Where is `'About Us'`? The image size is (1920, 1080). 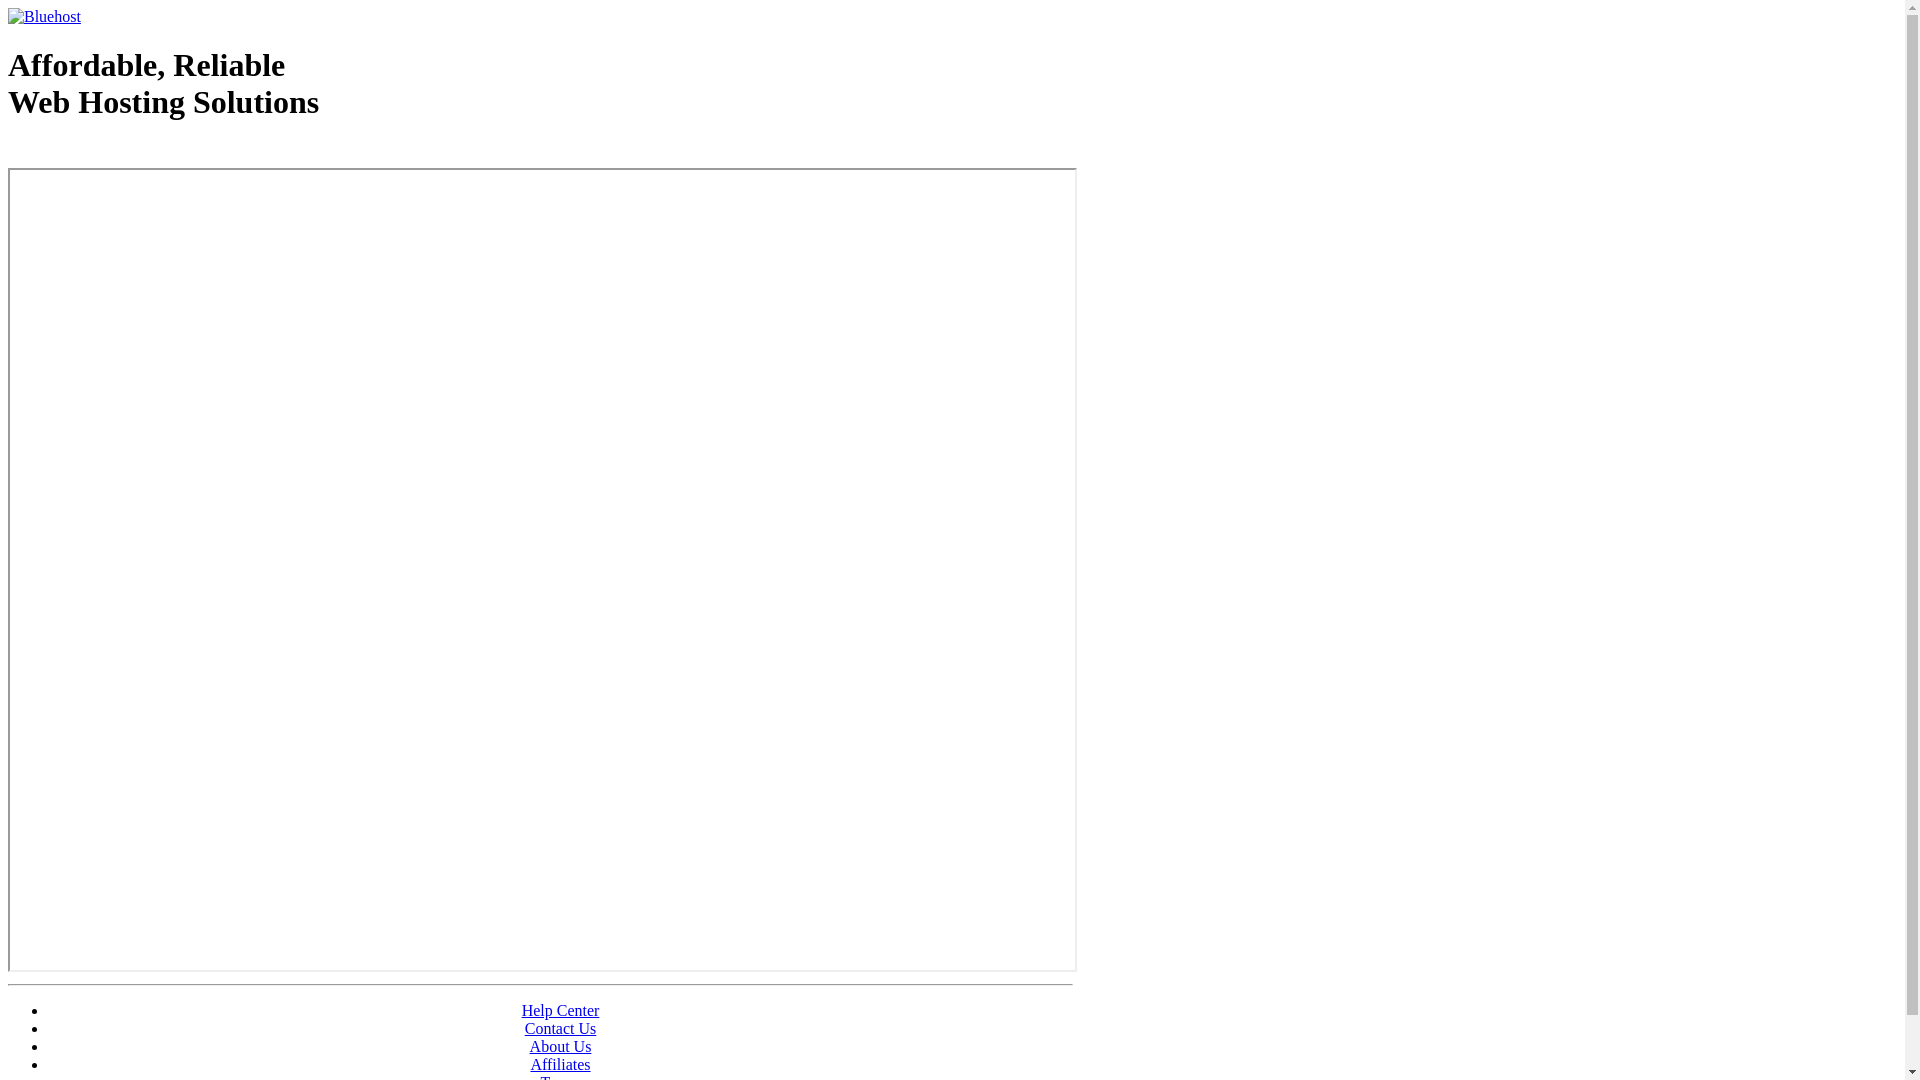
'About Us' is located at coordinates (560, 1045).